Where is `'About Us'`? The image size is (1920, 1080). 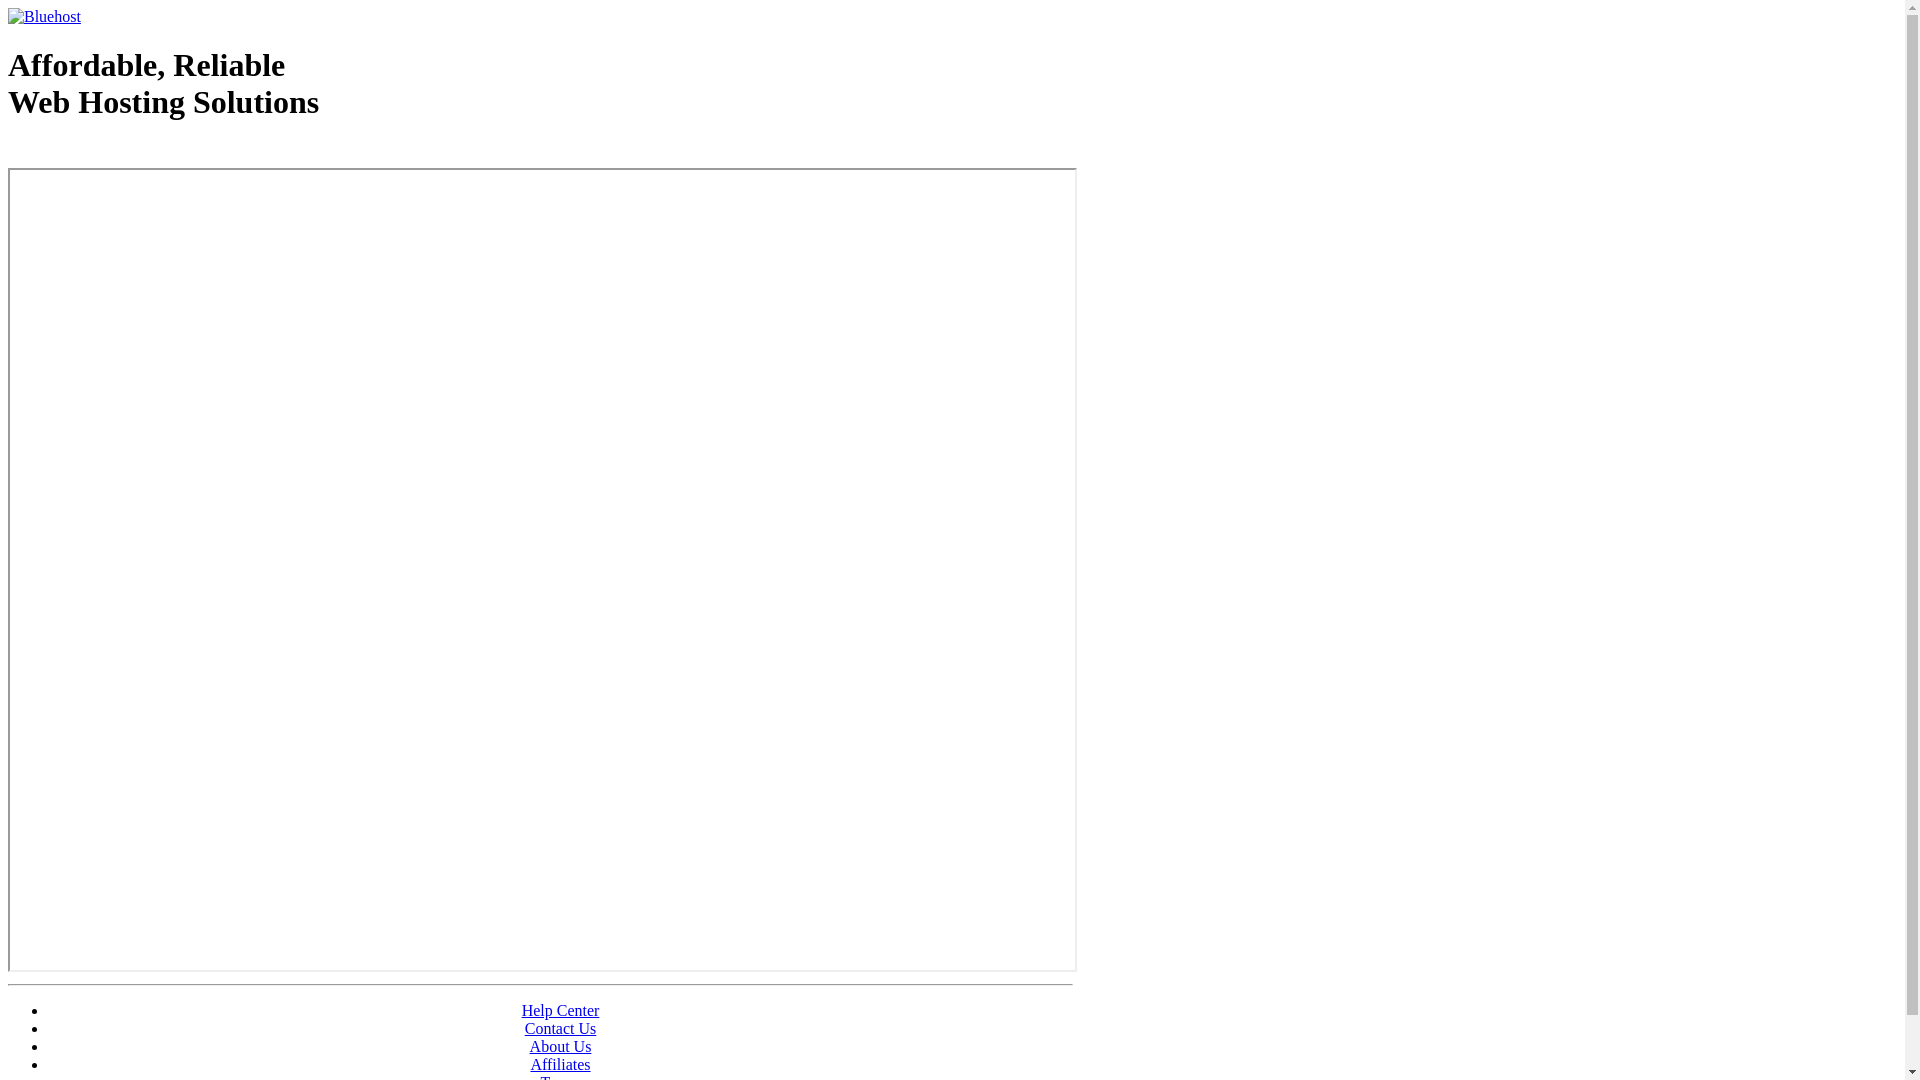
'About Us' is located at coordinates (560, 1045).